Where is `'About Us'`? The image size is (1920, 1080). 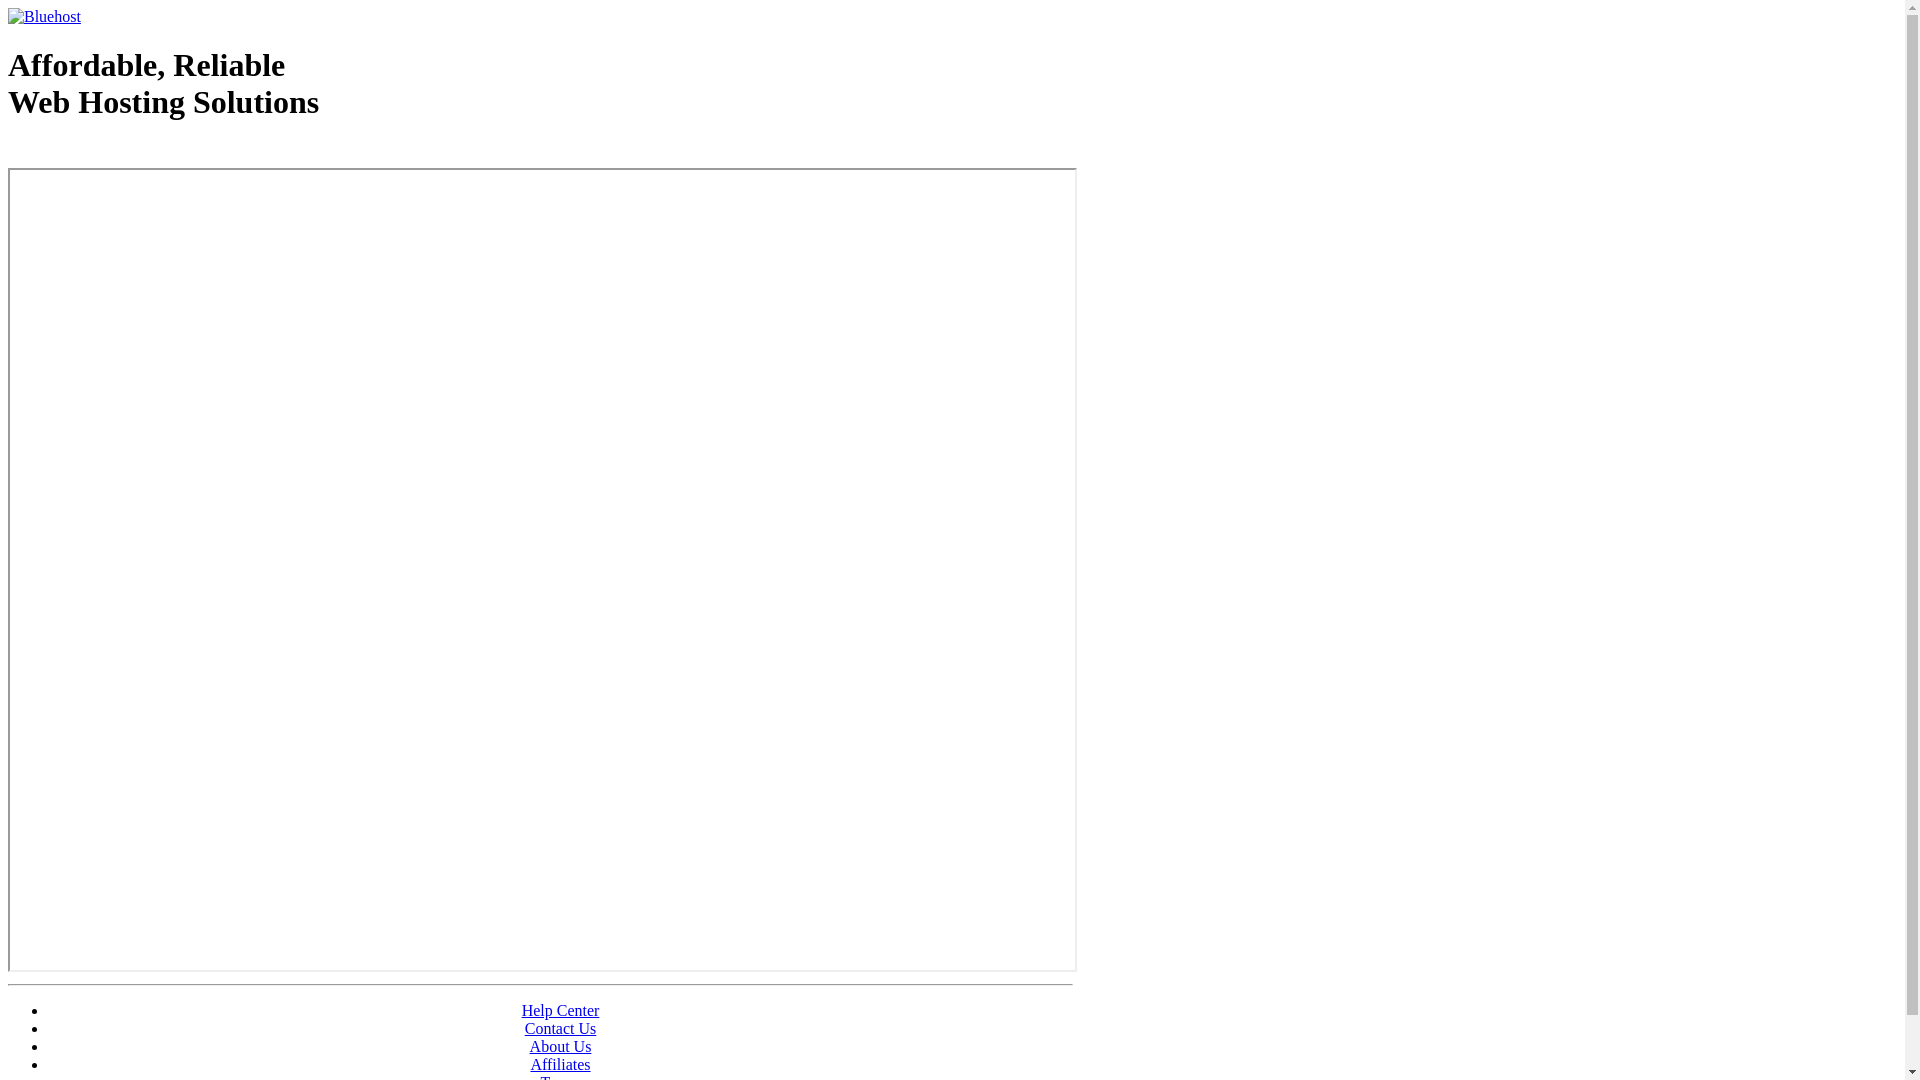
'About Us' is located at coordinates (560, 1045).